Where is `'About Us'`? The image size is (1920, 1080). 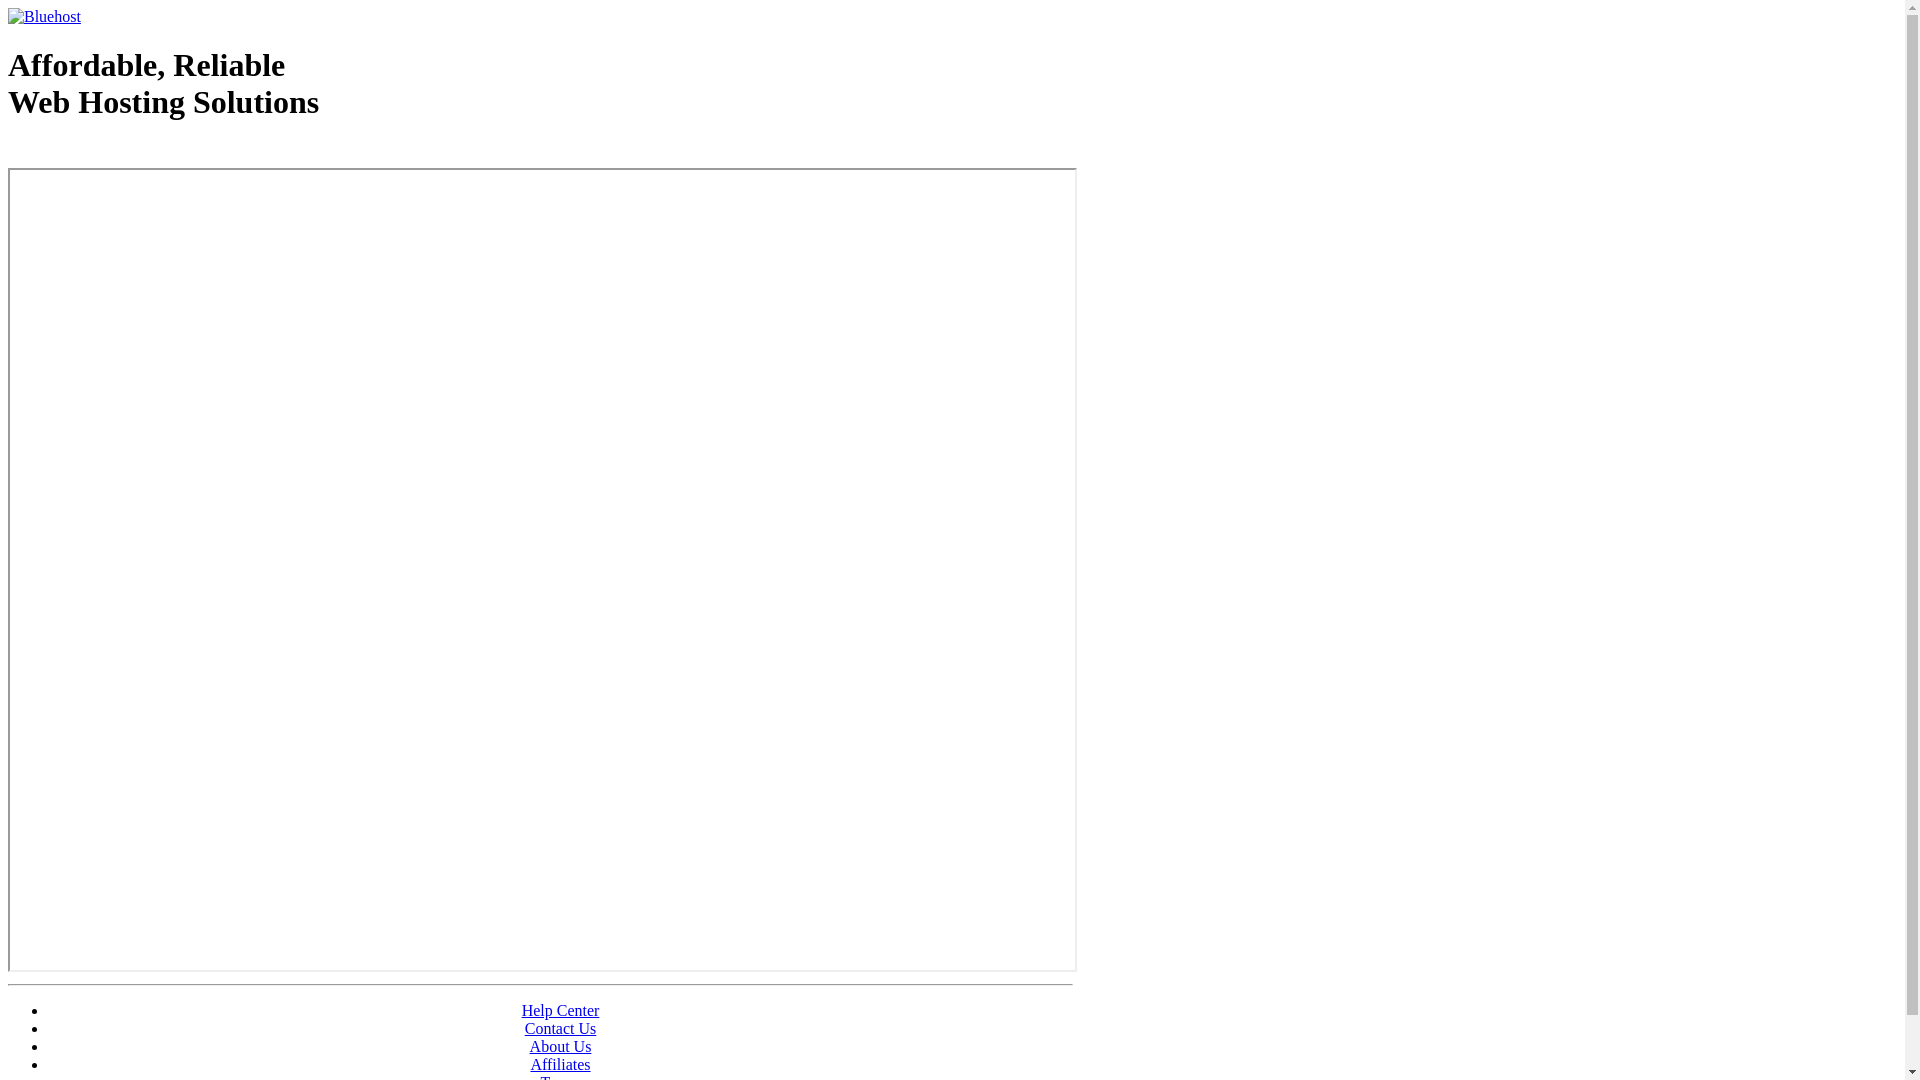
'About Us' is located at coordinates (560, 1045).